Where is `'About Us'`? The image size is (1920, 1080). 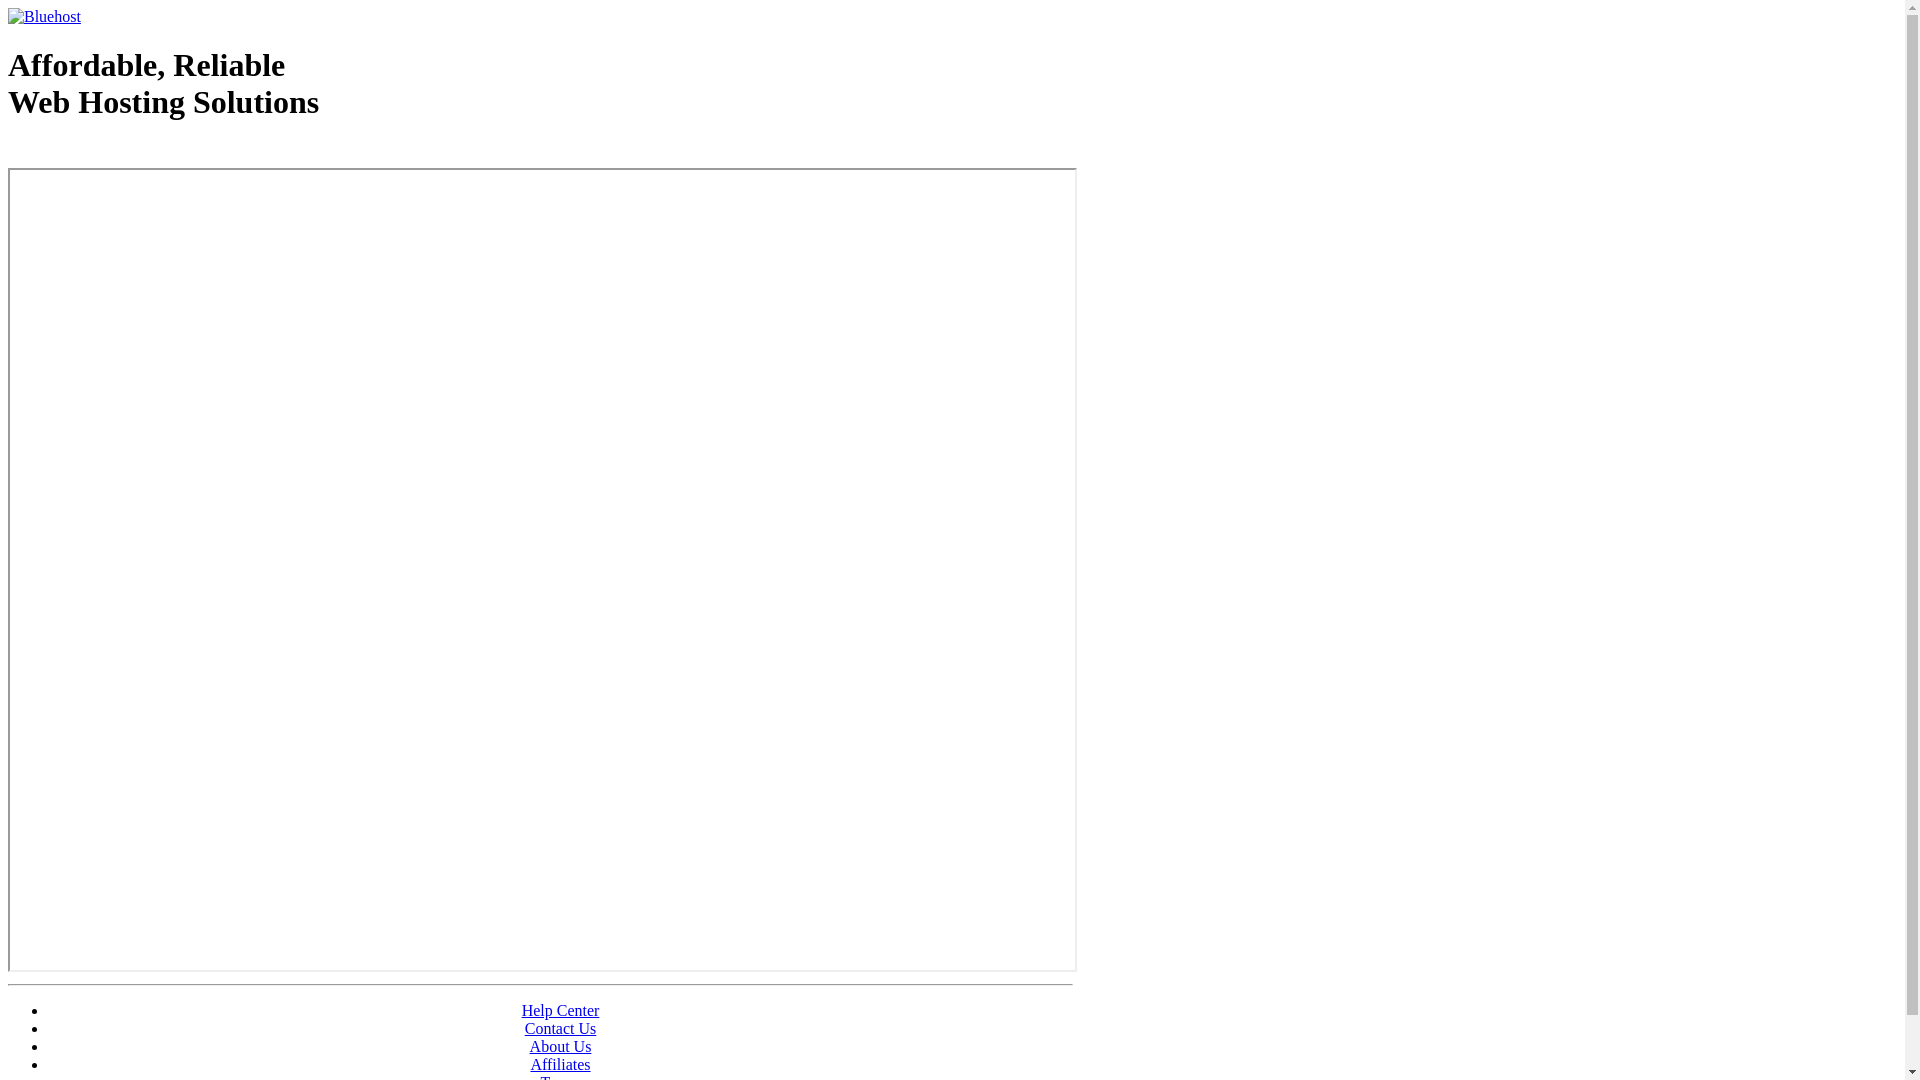
'About Us' is located at coordinates (560, 1045).